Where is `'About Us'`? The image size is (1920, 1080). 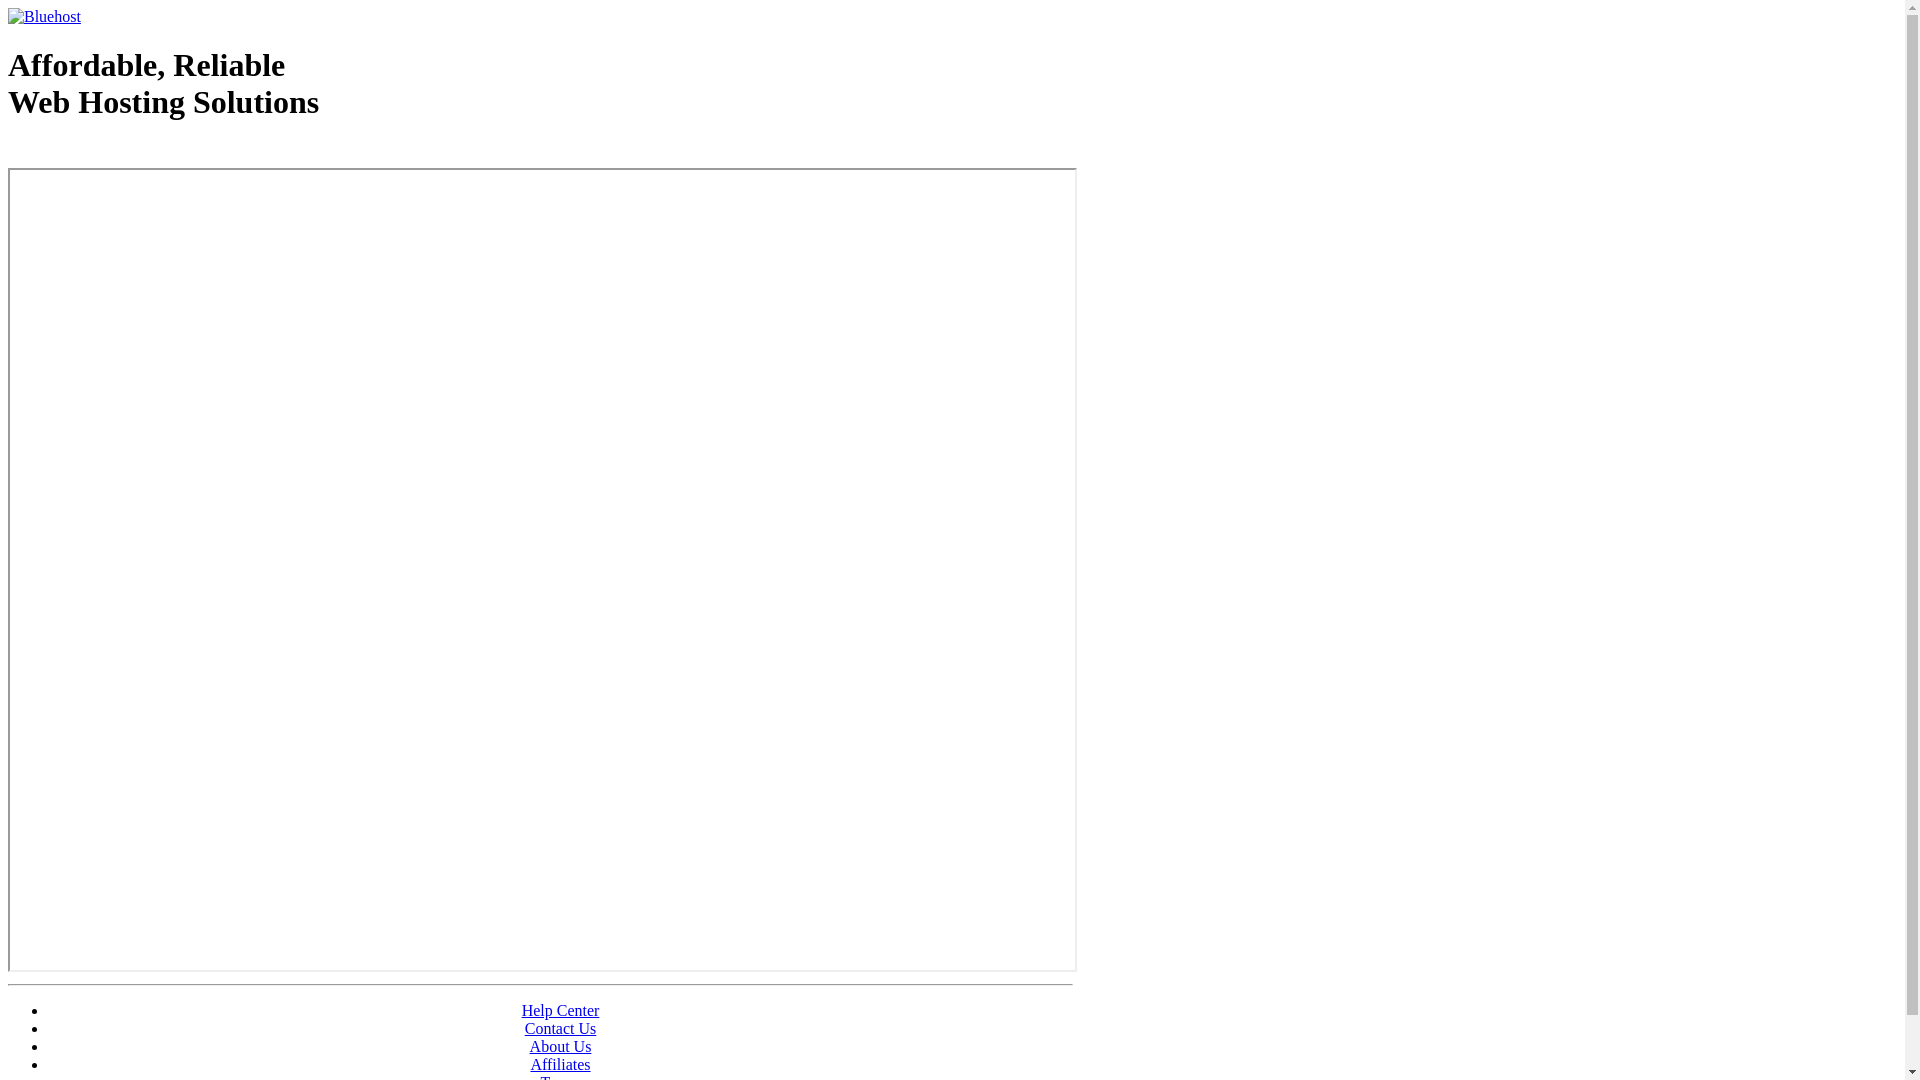
'About Us' is located at coordinates (560, 1045).